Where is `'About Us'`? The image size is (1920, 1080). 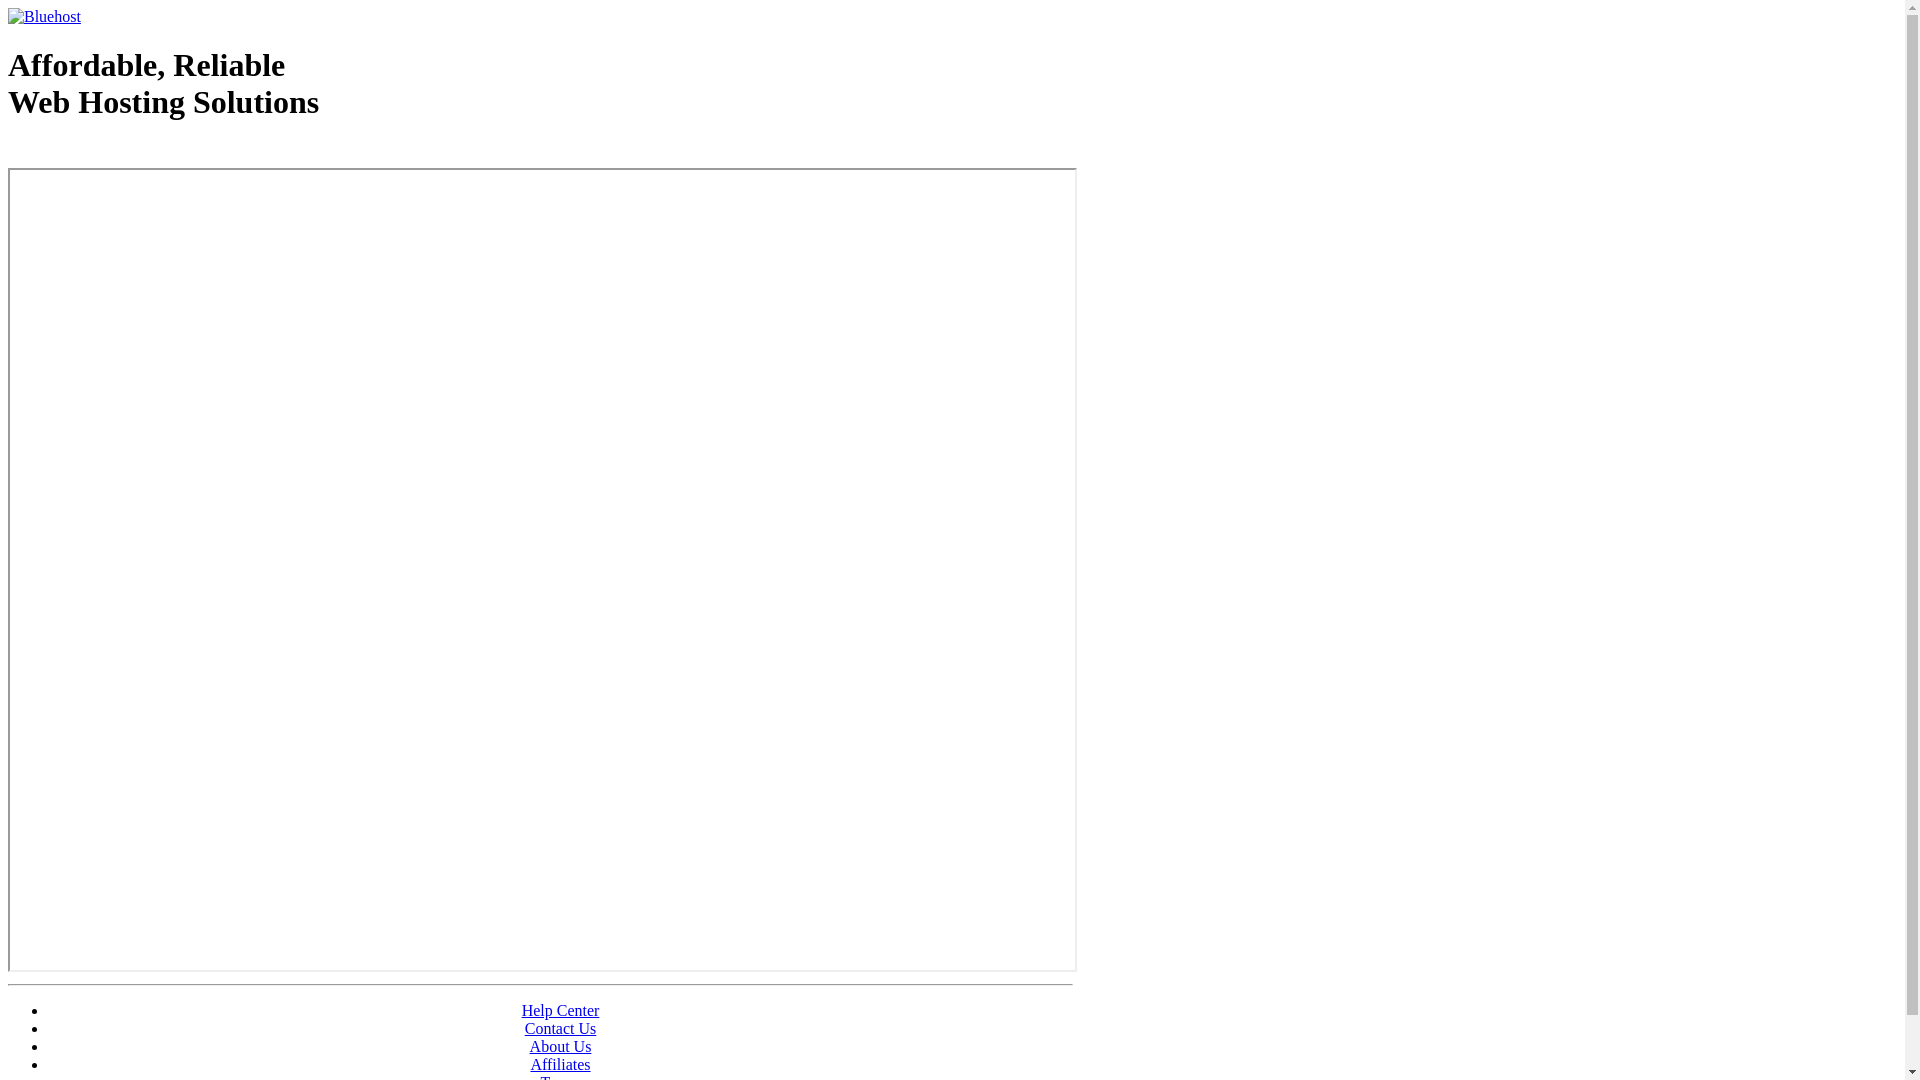
'About Us' is located at coordinates (560, 1045).